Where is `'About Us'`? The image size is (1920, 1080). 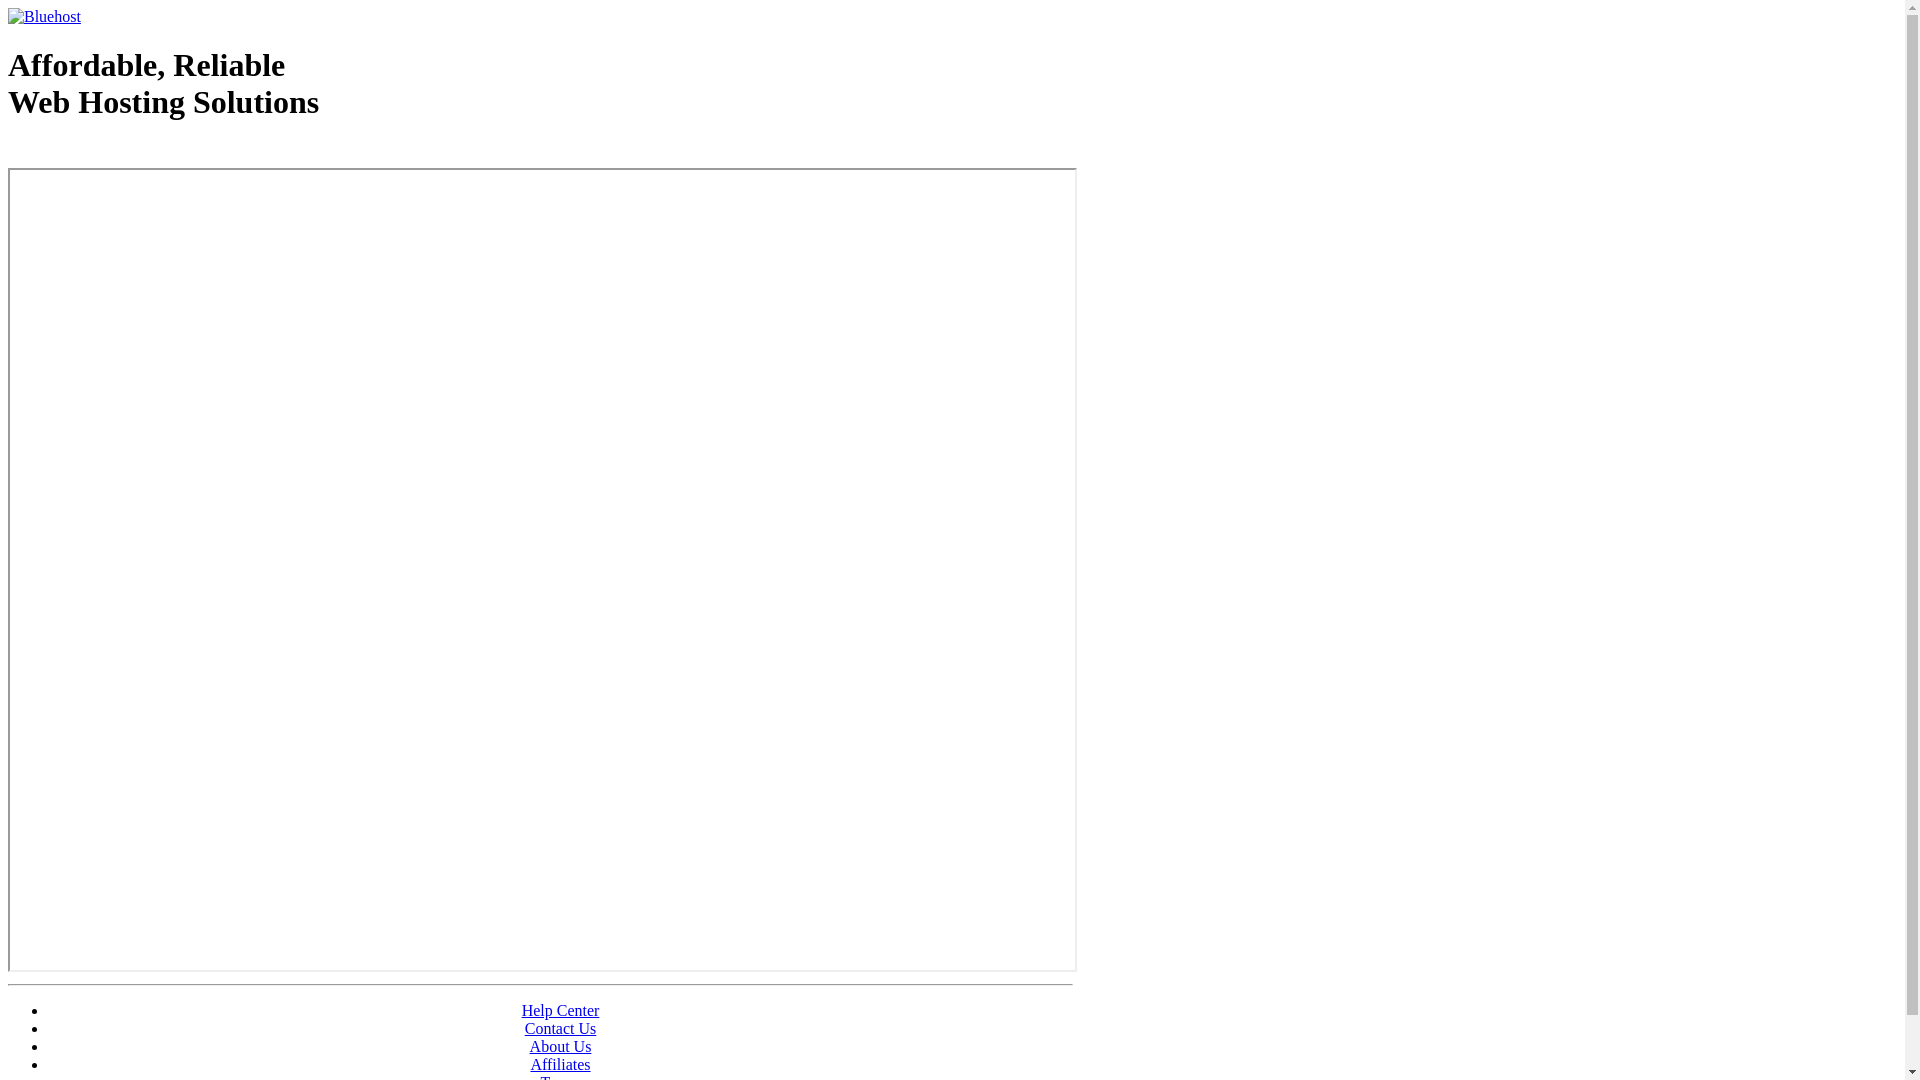
'About Us' is located at coordinates (560, 1045).